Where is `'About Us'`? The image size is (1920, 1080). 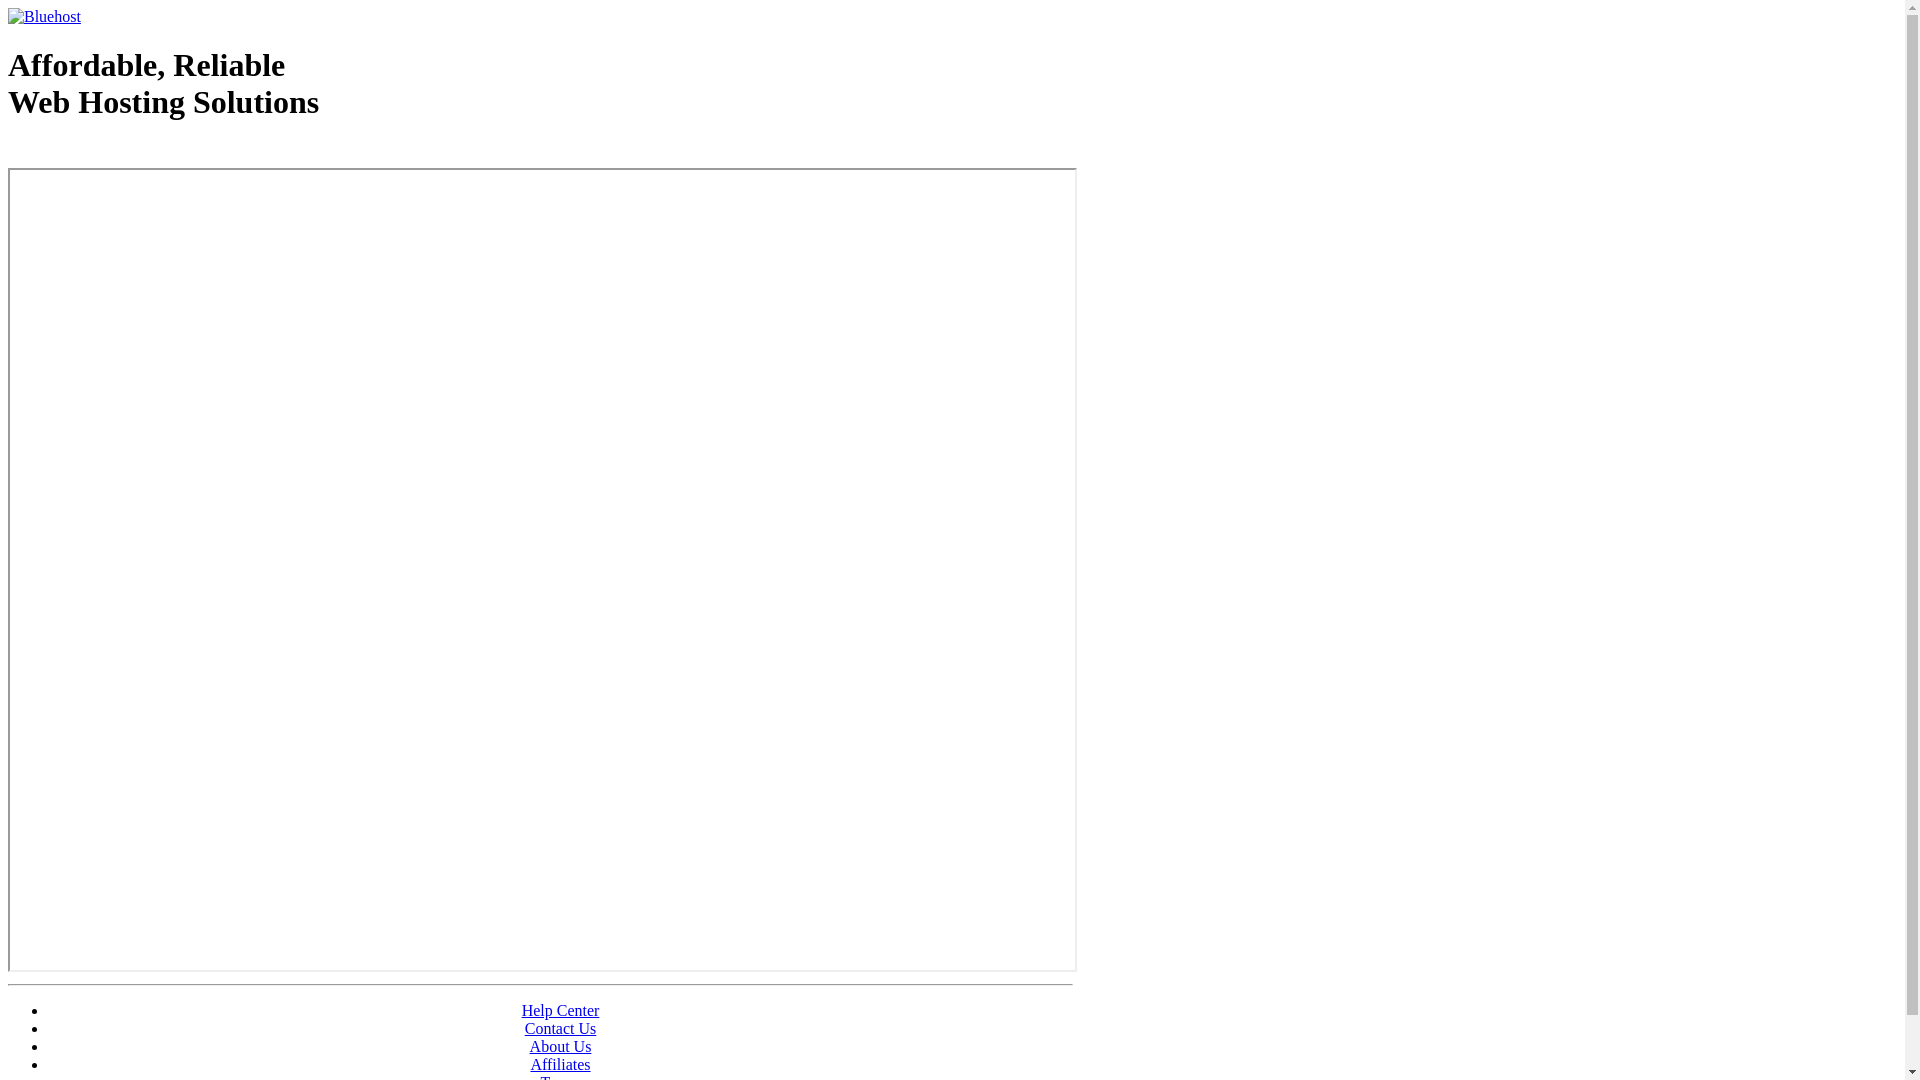
'About Us' is located at coordinates (560, 1045).